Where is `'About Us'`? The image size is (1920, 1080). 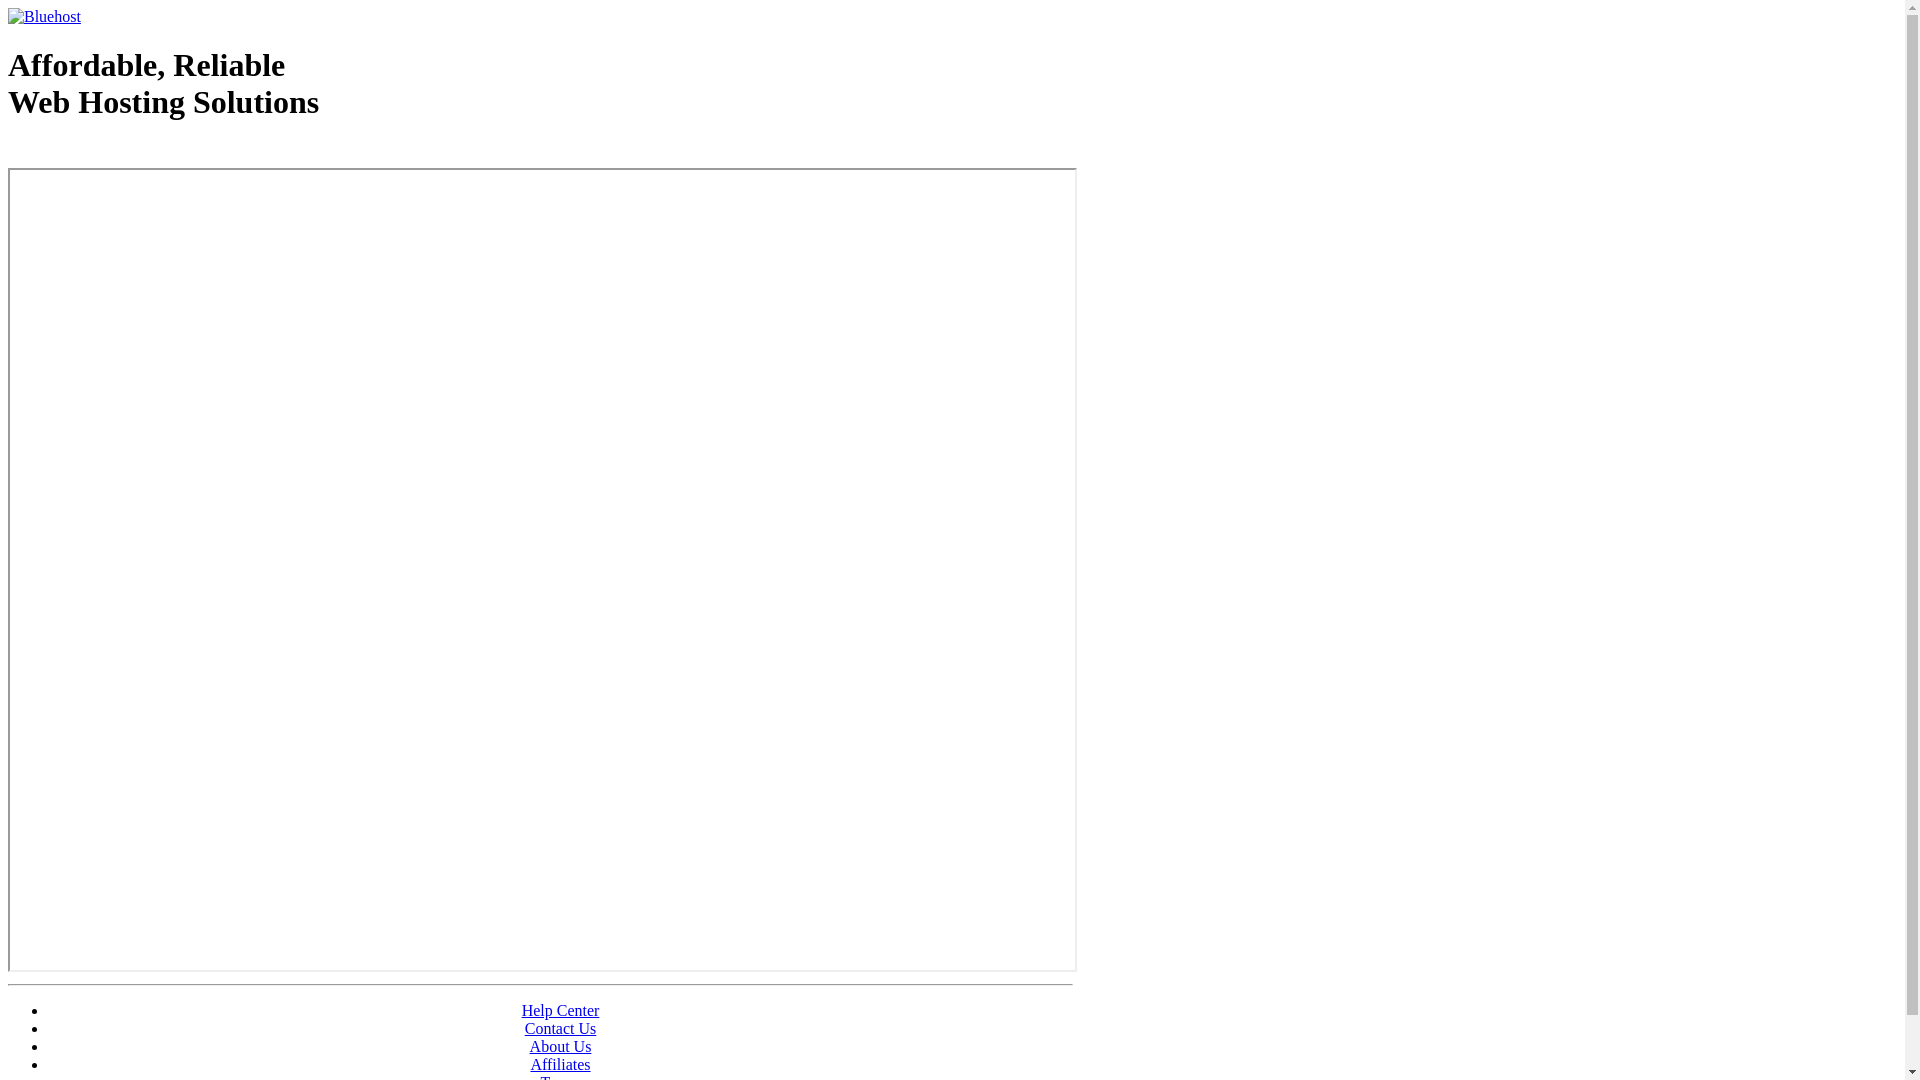
'About Us' is located at coordinates (560, 1045).